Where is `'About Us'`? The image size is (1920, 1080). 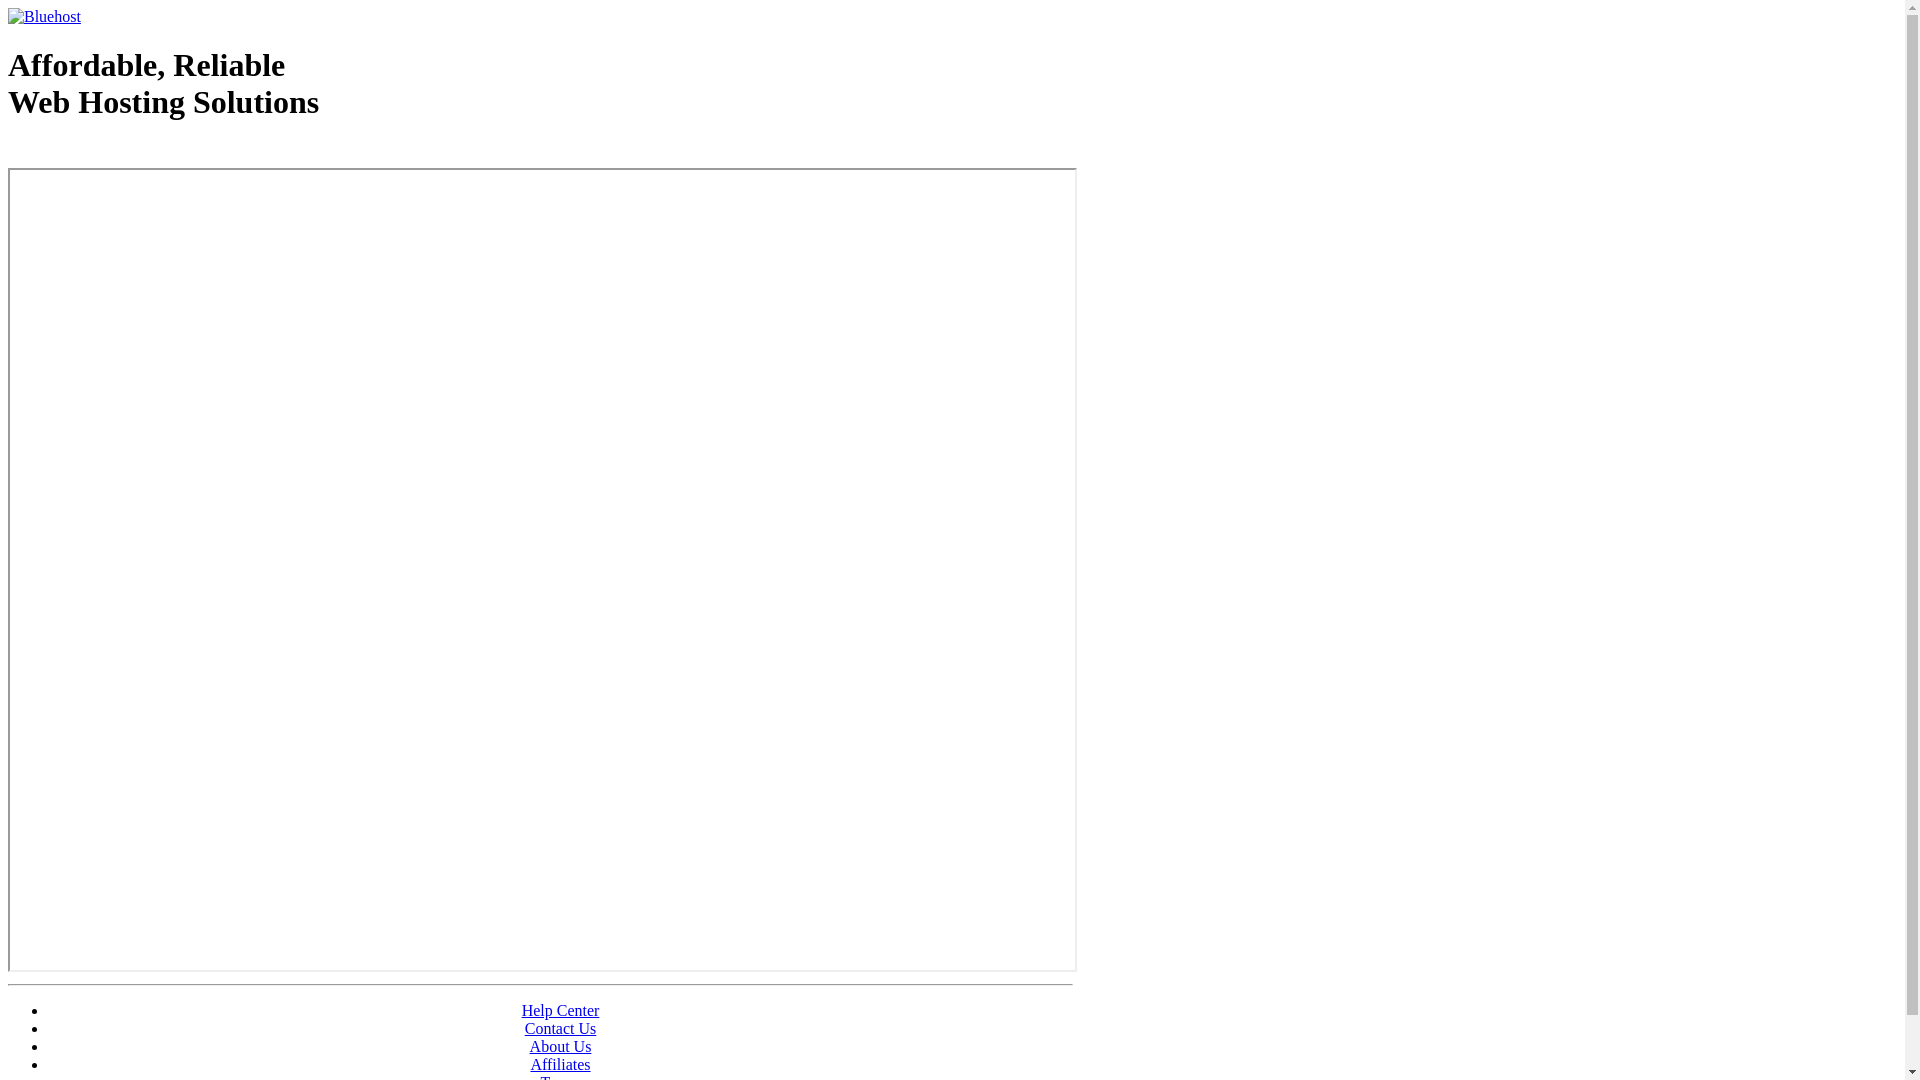
'About Us' is located at coordinates (560, 1045).